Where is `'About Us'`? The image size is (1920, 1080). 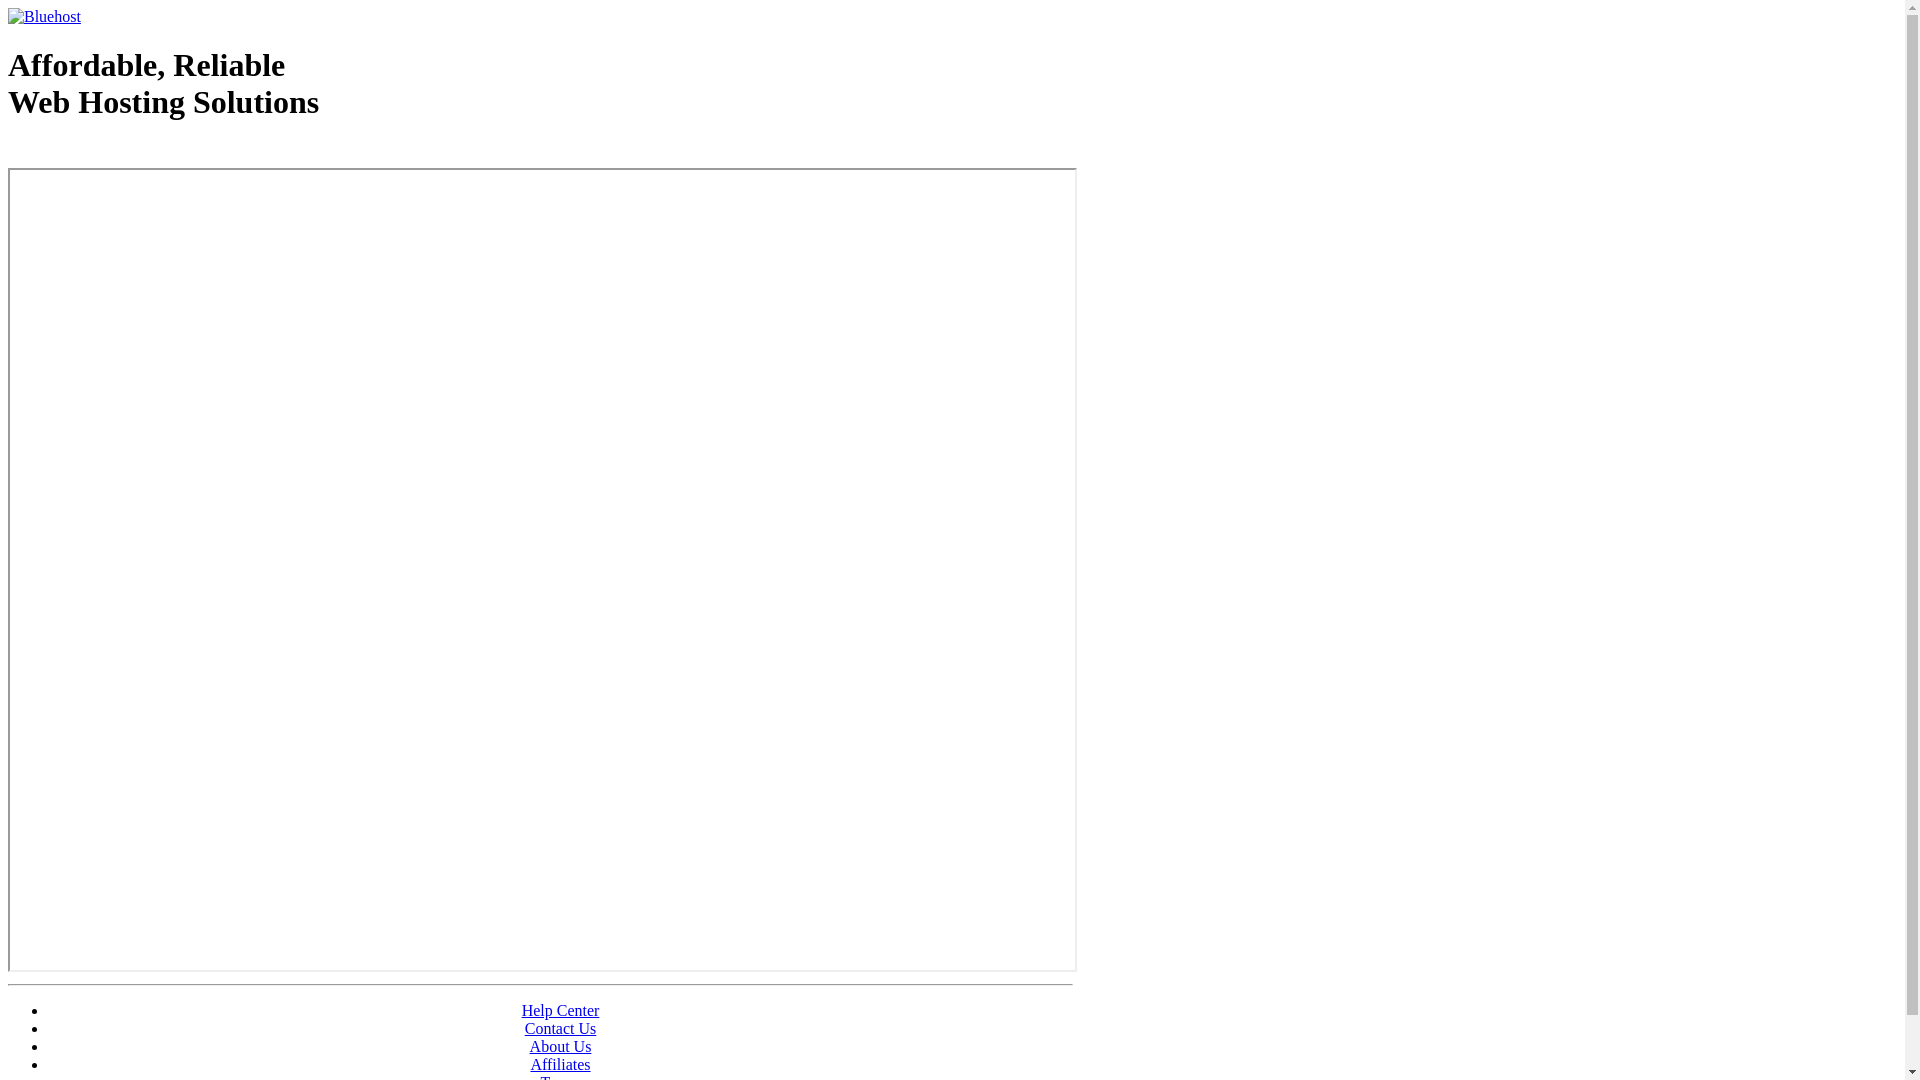
'About Us' is located at coordinates (560, 1045).